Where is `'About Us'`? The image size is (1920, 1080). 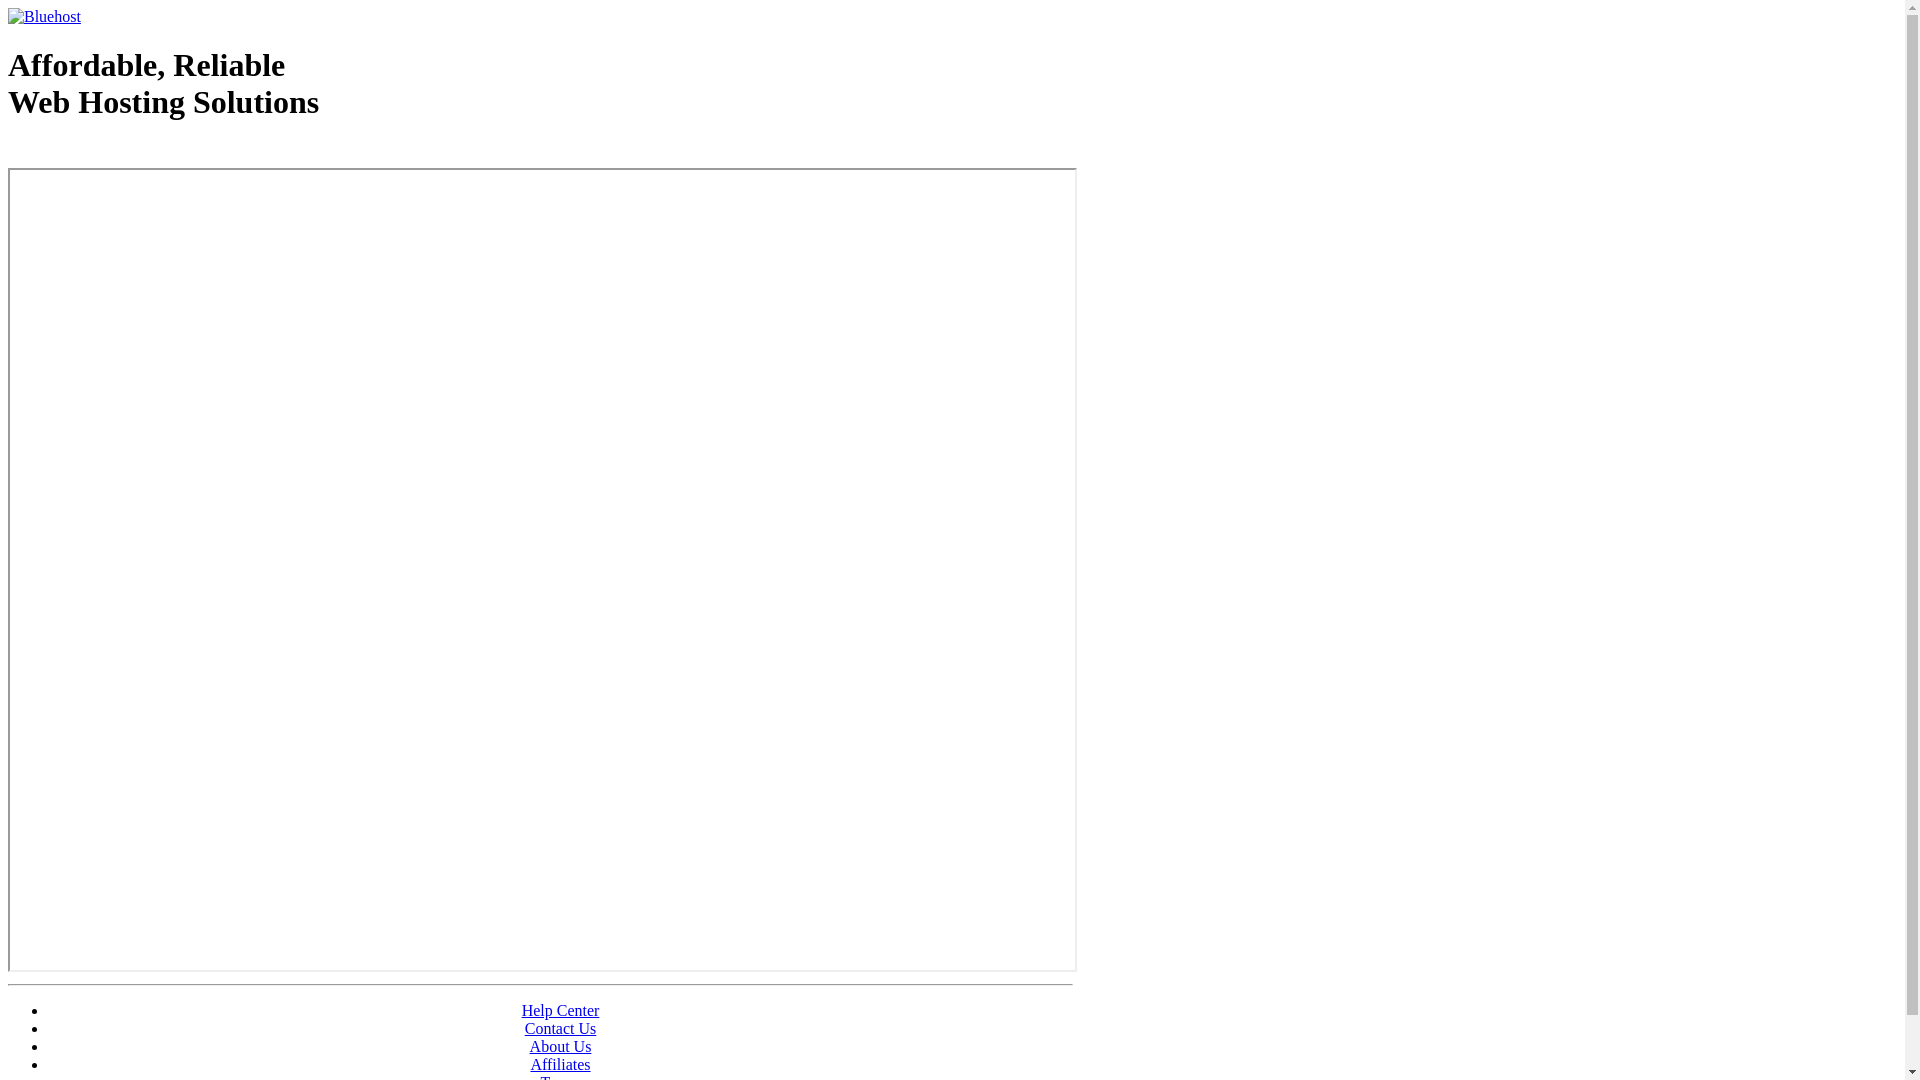
'About Us' is located at coordinates (560, 1045).